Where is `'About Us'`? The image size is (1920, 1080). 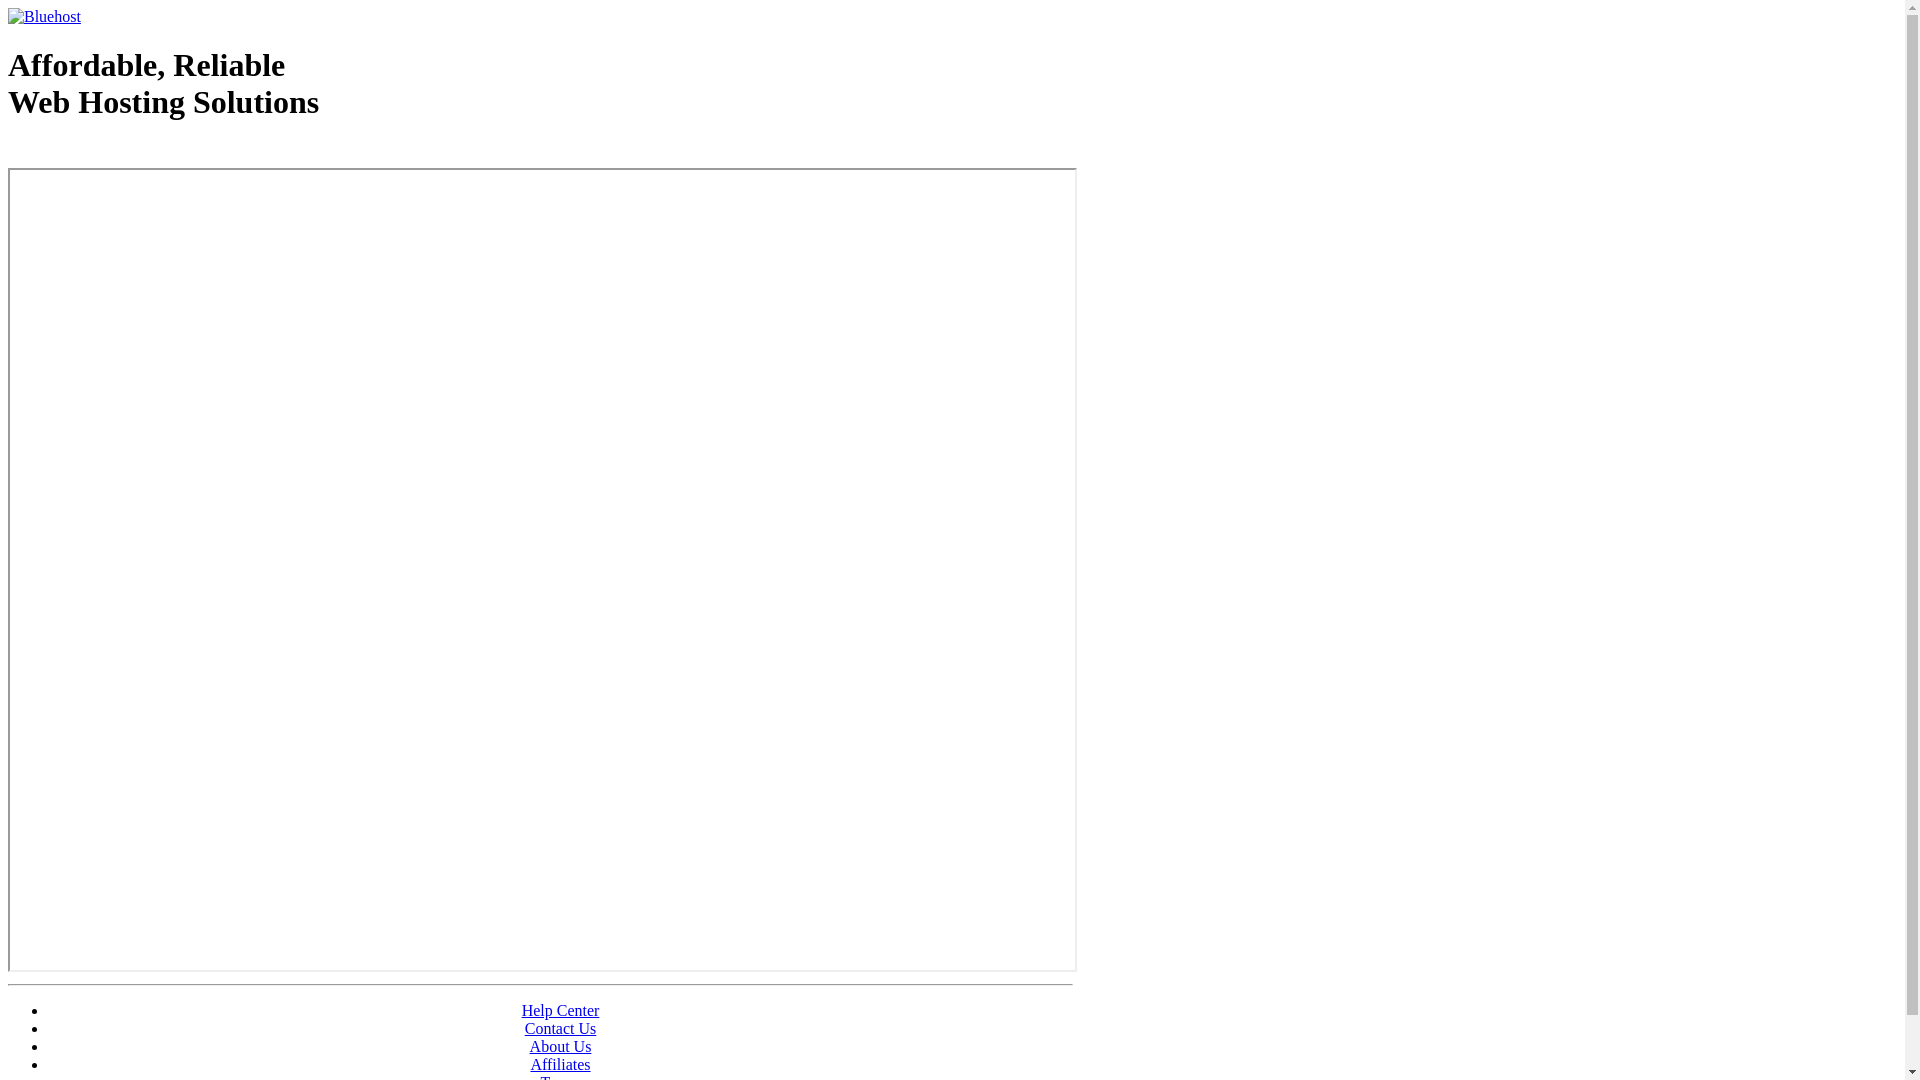
'About Us' is located at coordinates (560, 1045).